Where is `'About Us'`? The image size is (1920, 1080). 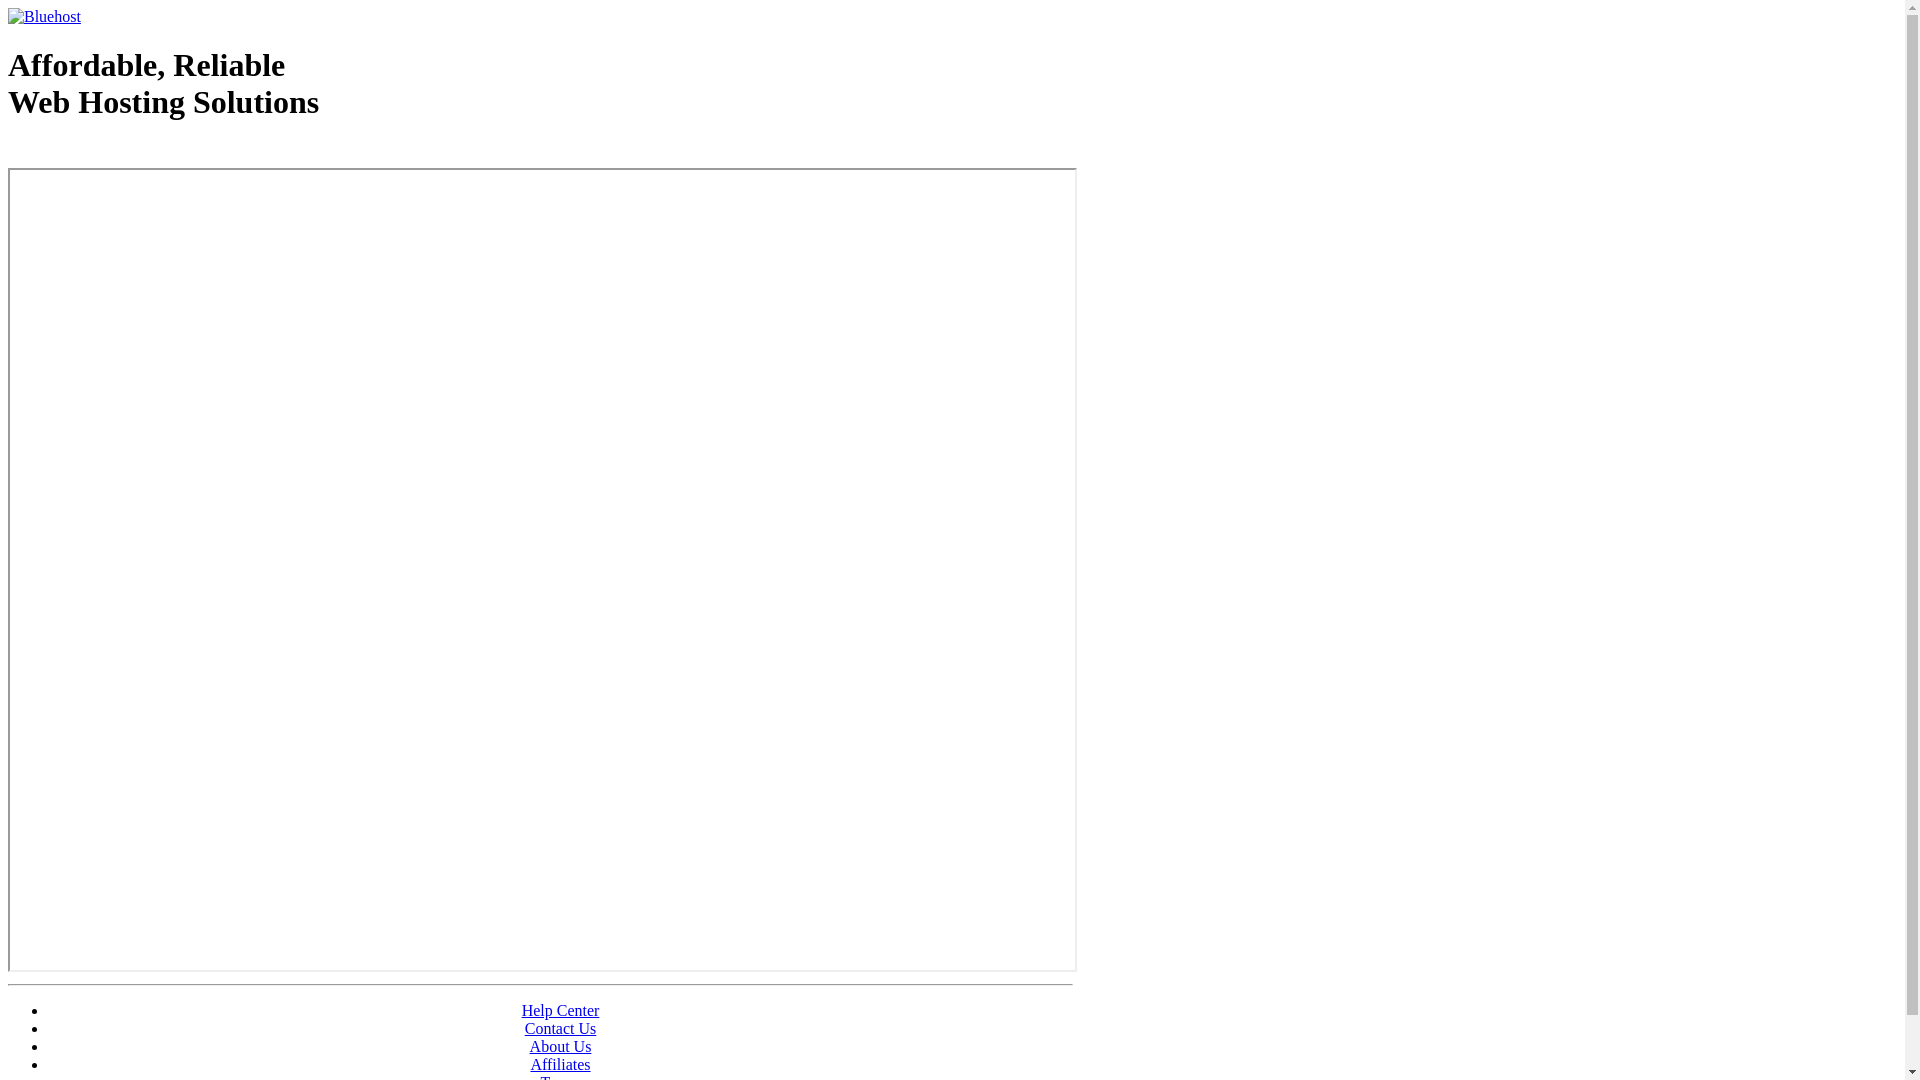
'About Us' is located at coordinates (560, 1045).